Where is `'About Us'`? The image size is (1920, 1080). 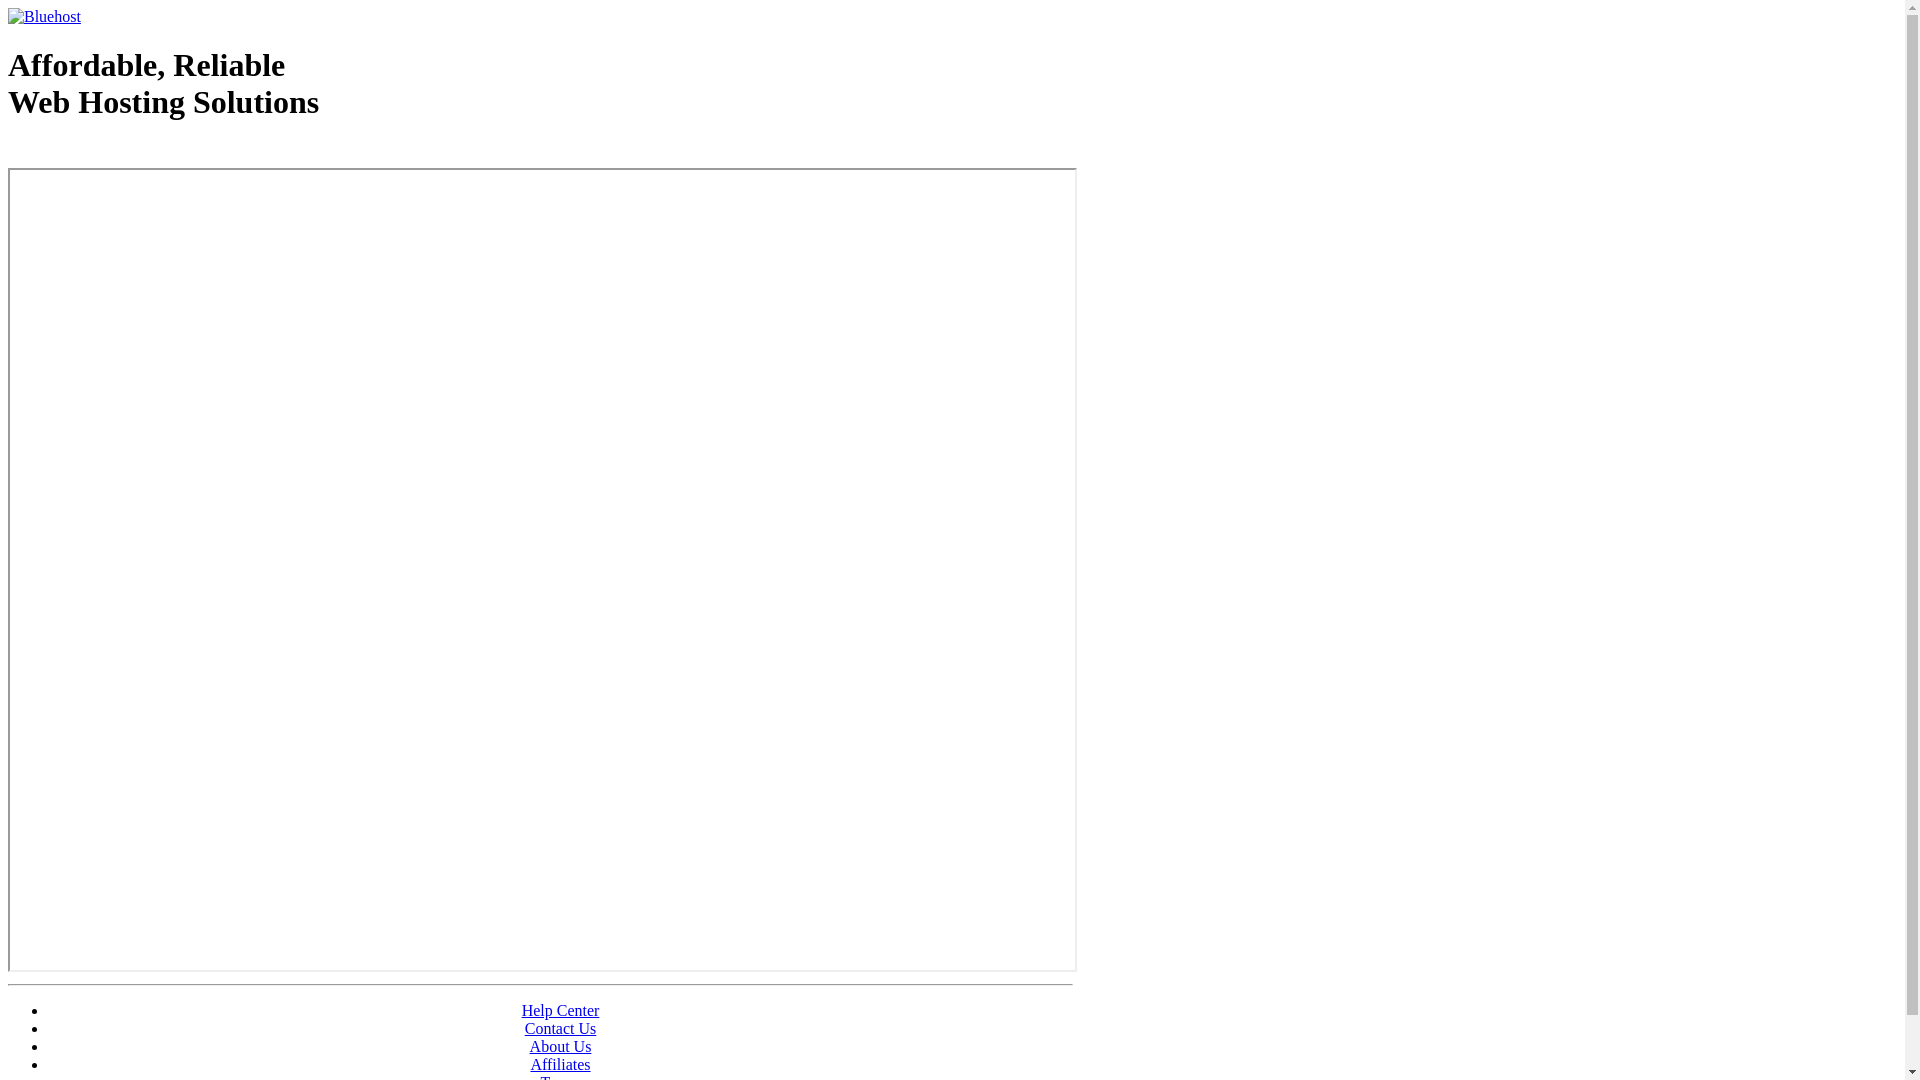
'About Us' is located at coordinates (560, 1045).